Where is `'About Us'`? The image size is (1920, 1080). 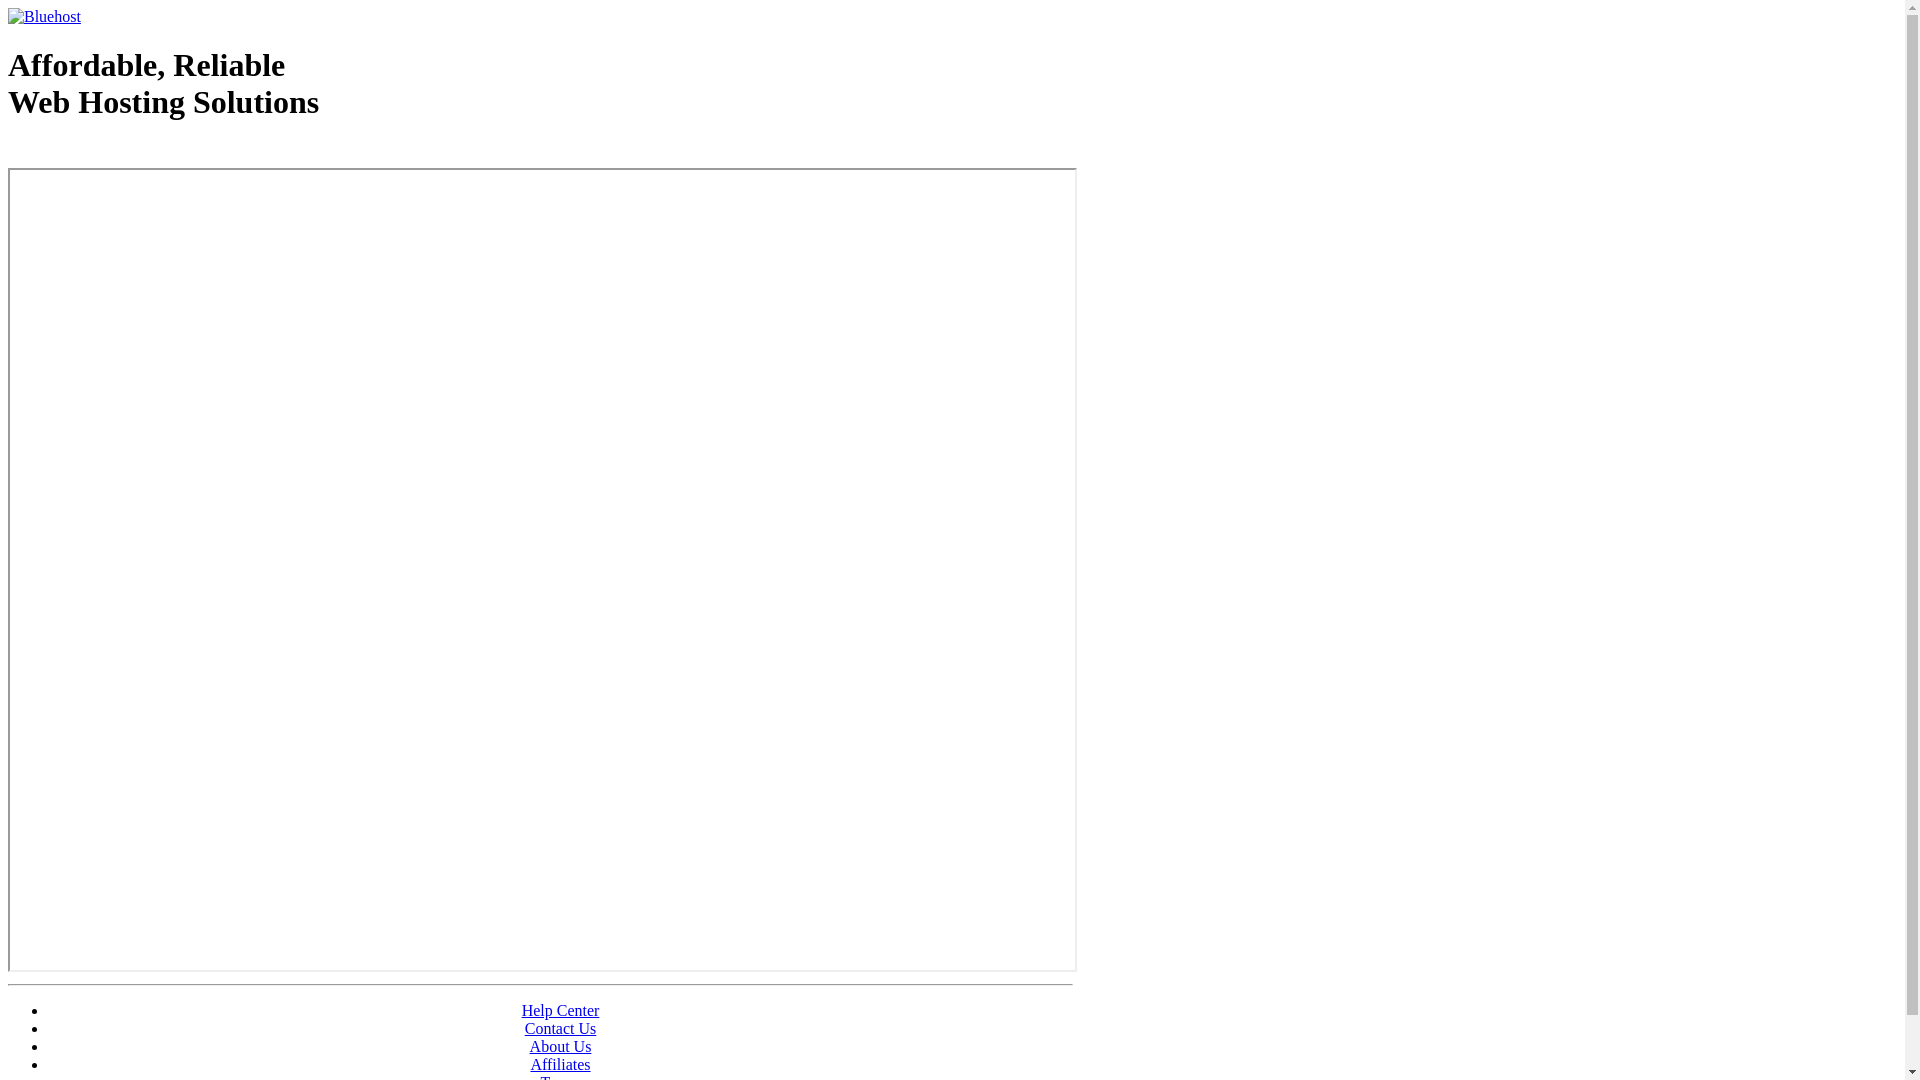
'About Us' is located at coordinates (560, 1045).